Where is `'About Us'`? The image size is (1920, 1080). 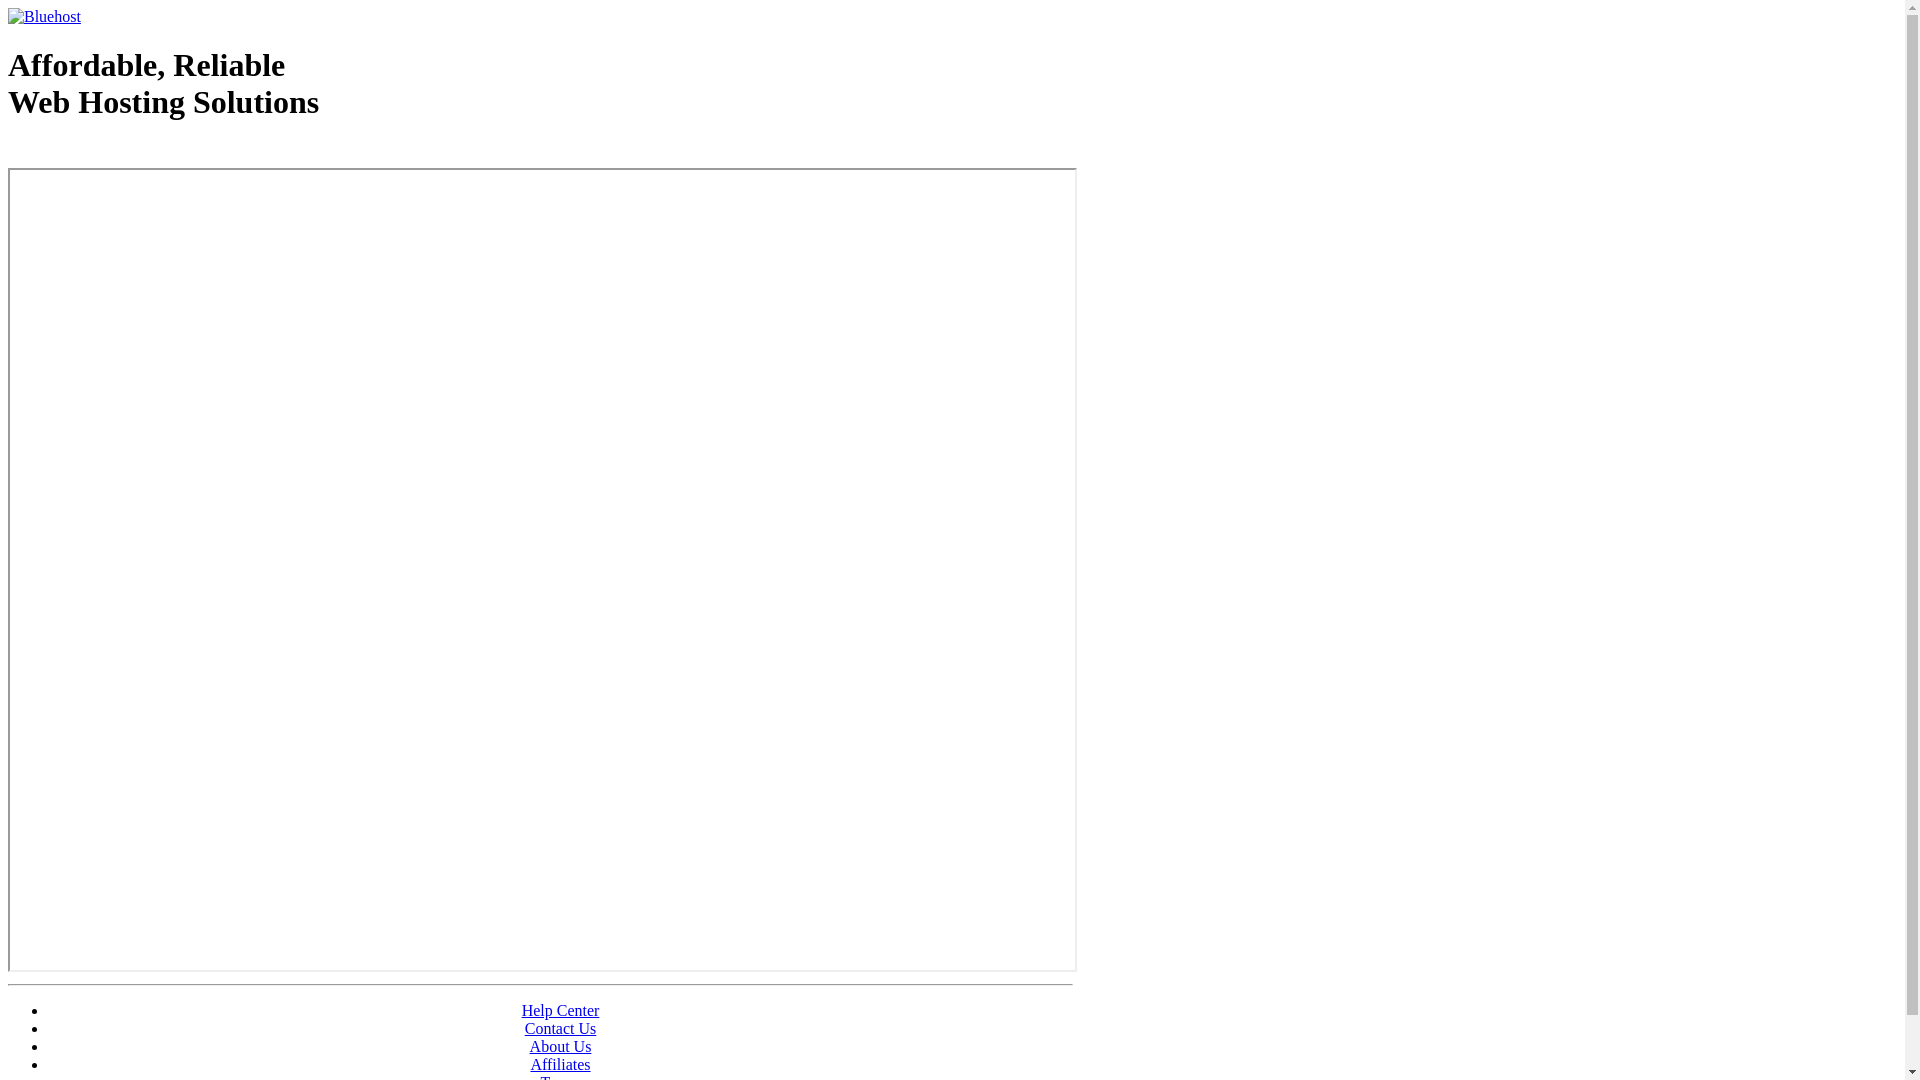
'About Us' is located at coordinates (560, 1045).